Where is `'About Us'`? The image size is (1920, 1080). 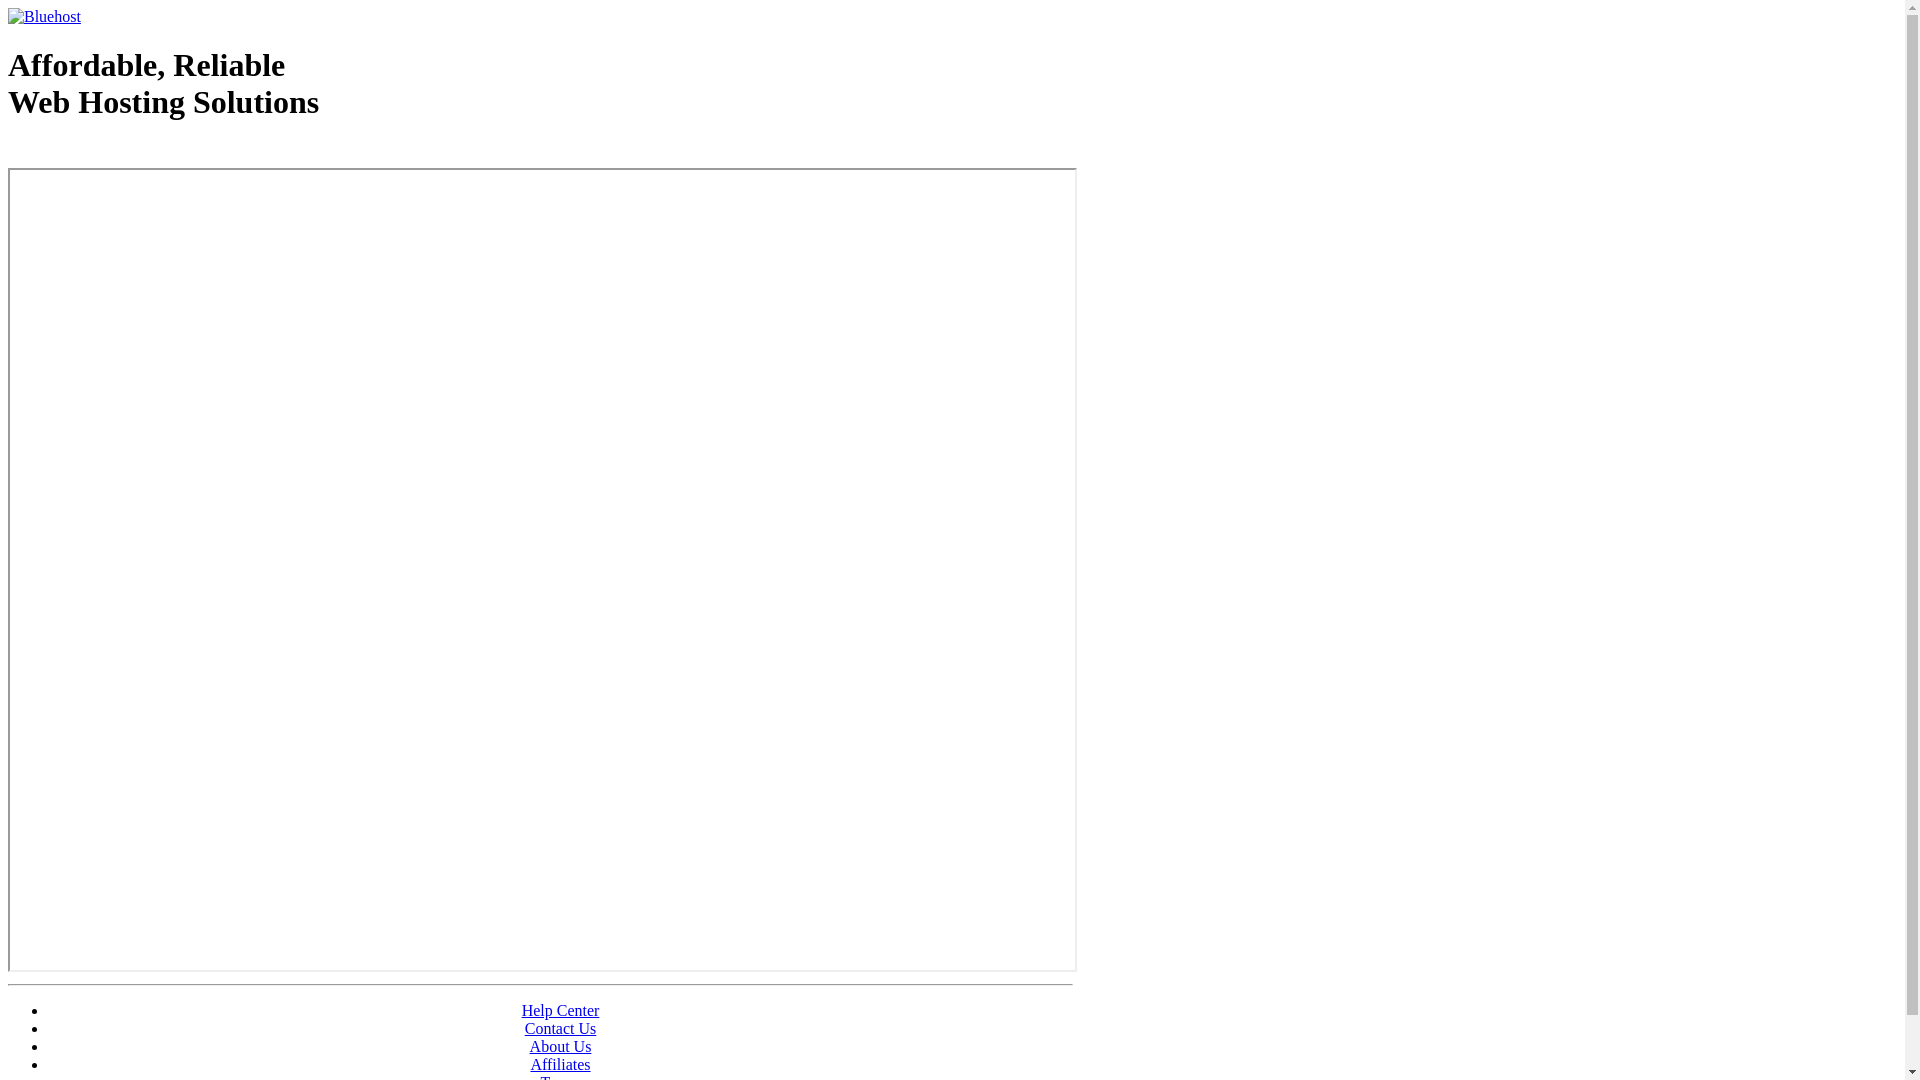
'About Us' is located at coordinates (560, 1045).